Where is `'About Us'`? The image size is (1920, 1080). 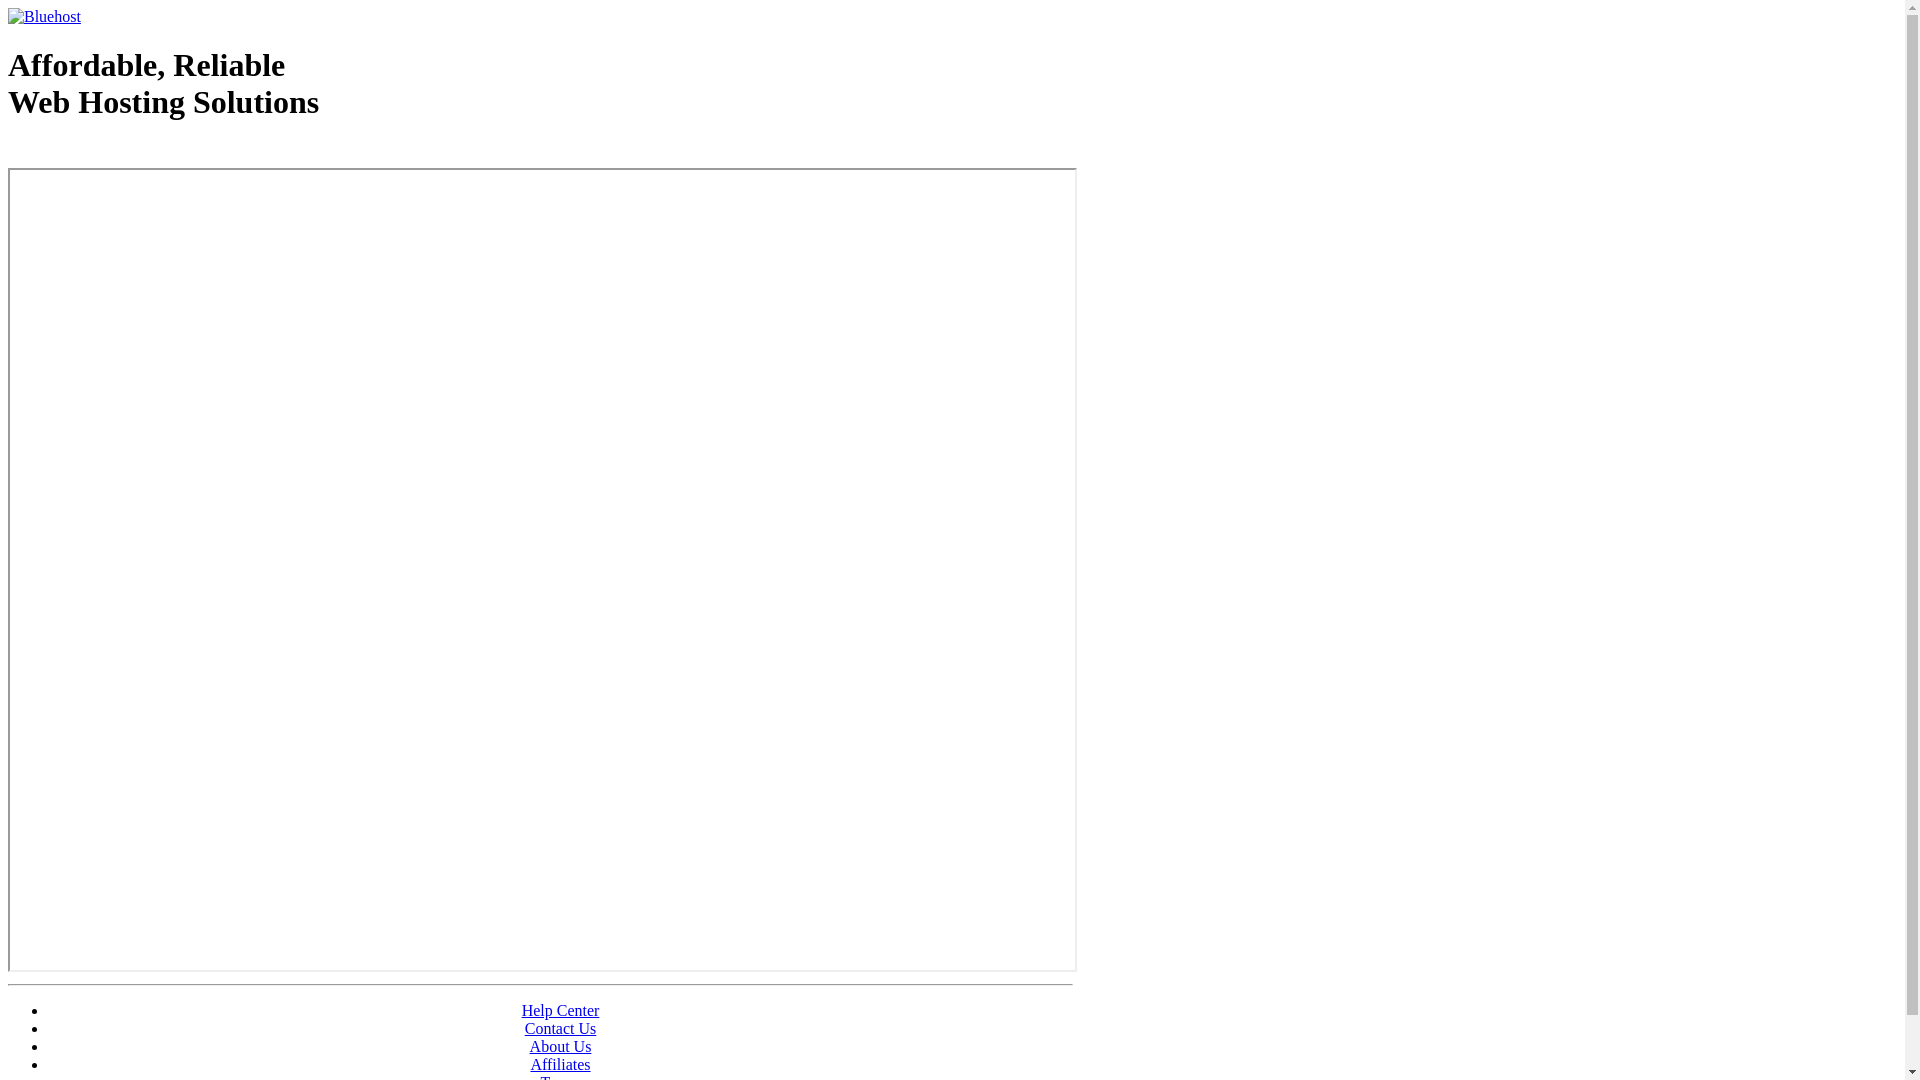
'About Us' is located at coordinates (560, 1045).